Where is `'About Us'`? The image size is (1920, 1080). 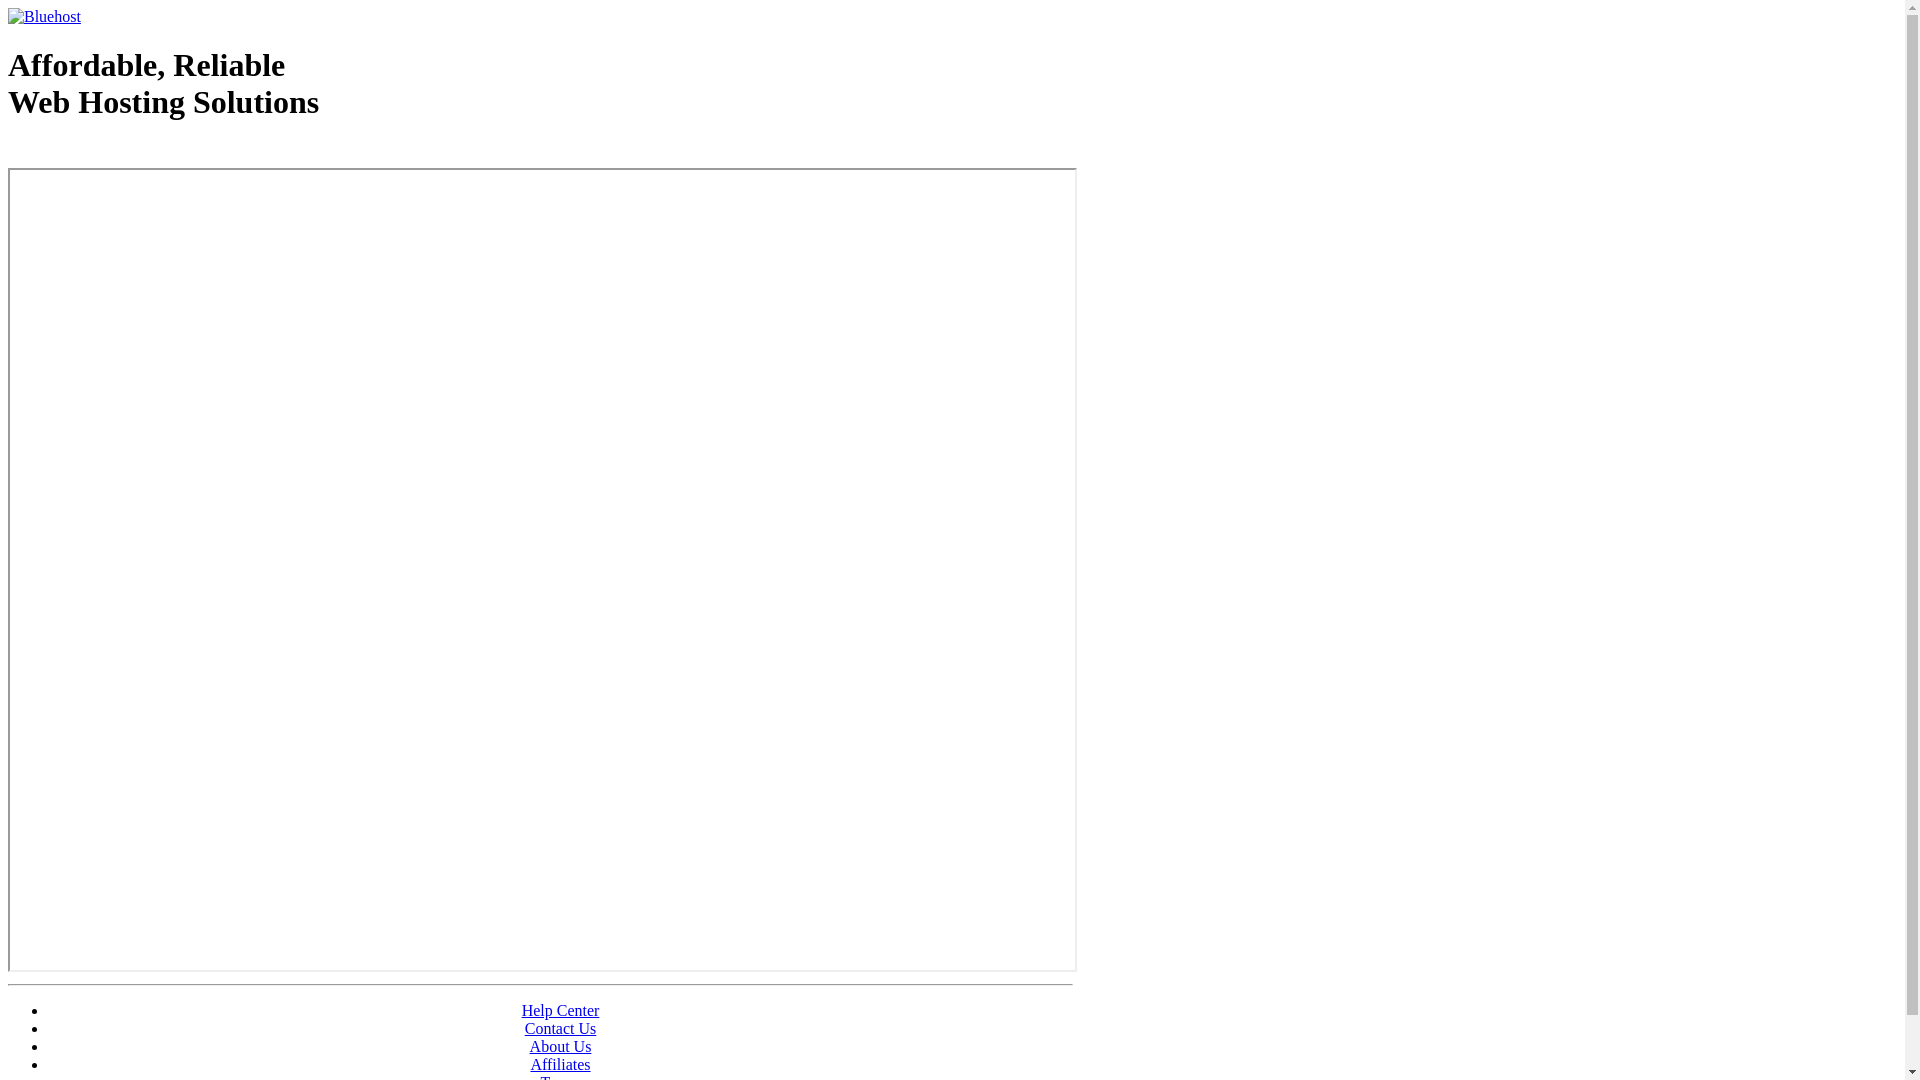
'About Us' is located at coordinates (560, 1045).